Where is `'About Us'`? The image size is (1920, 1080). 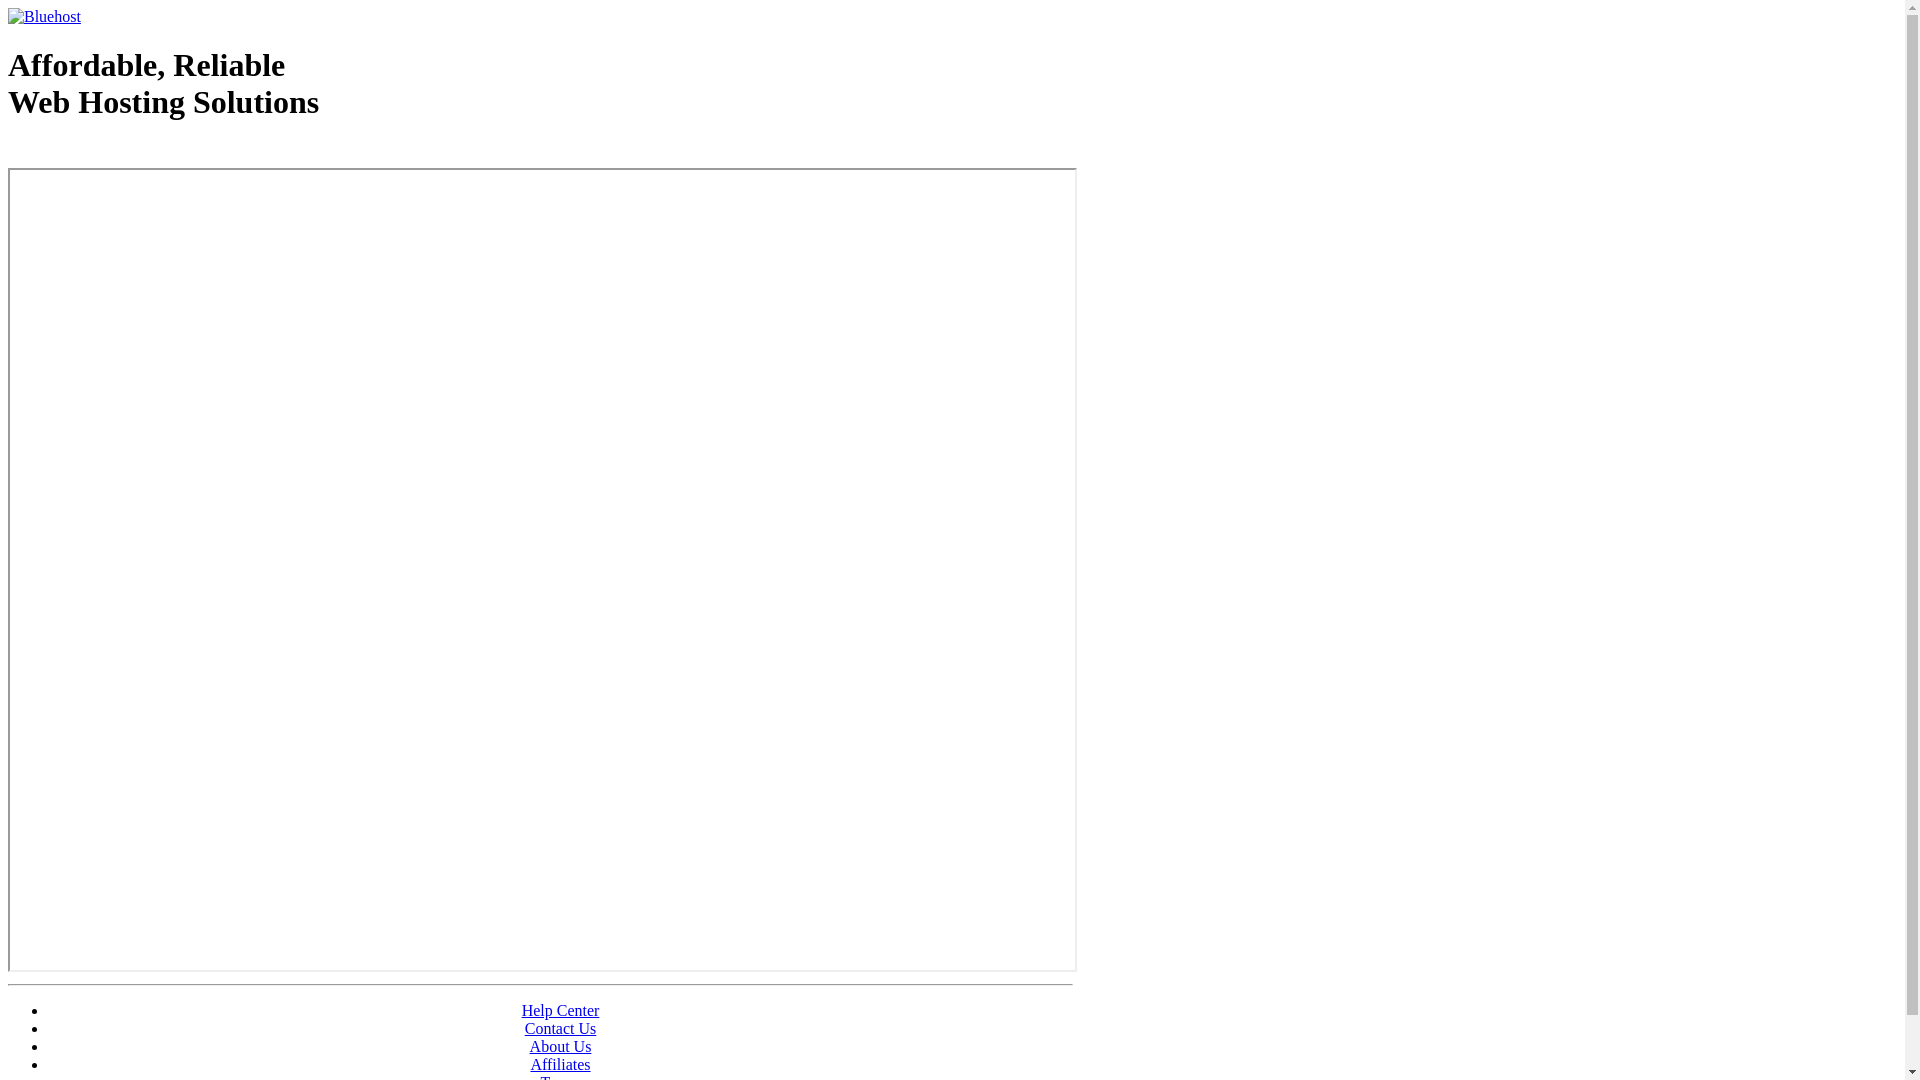
'About Us' is located at coordinates (560, 1045).